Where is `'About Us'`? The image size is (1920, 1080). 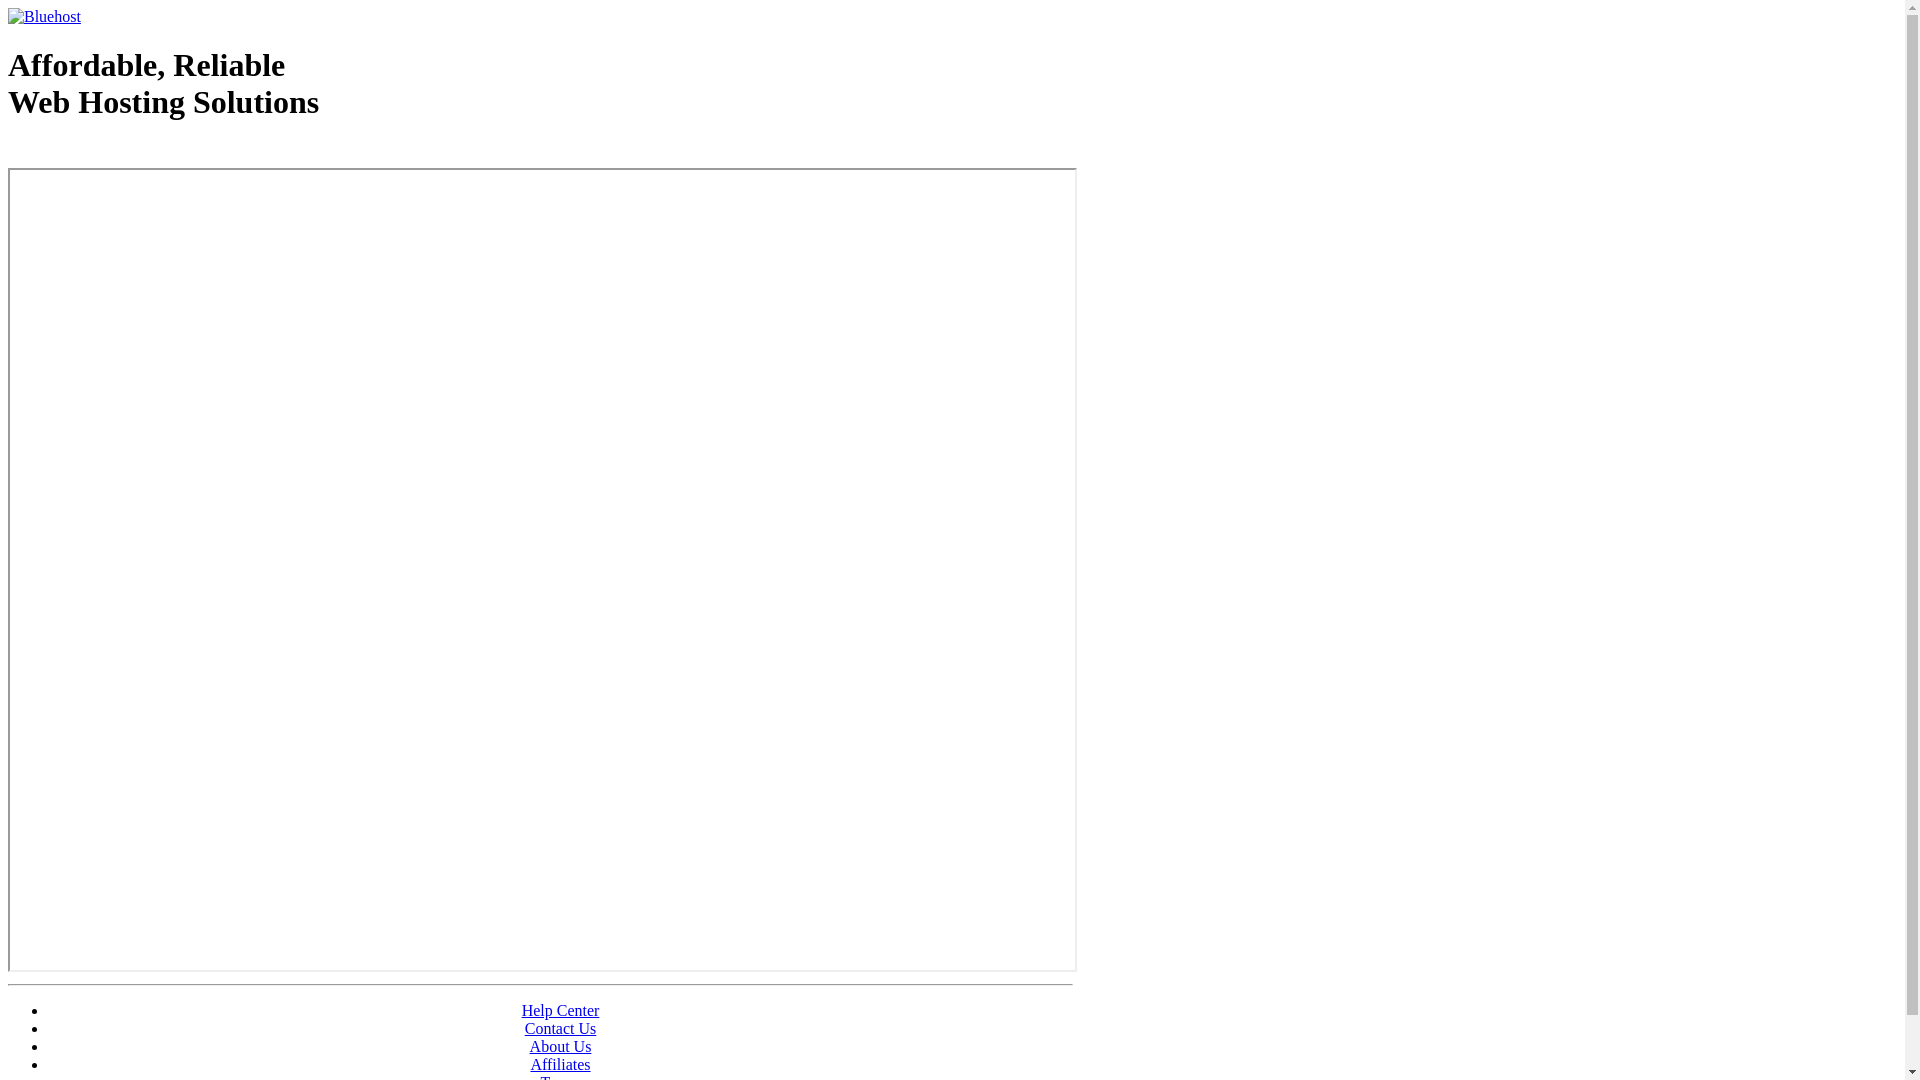
'About Us' is located at coordinates (560, 1045).